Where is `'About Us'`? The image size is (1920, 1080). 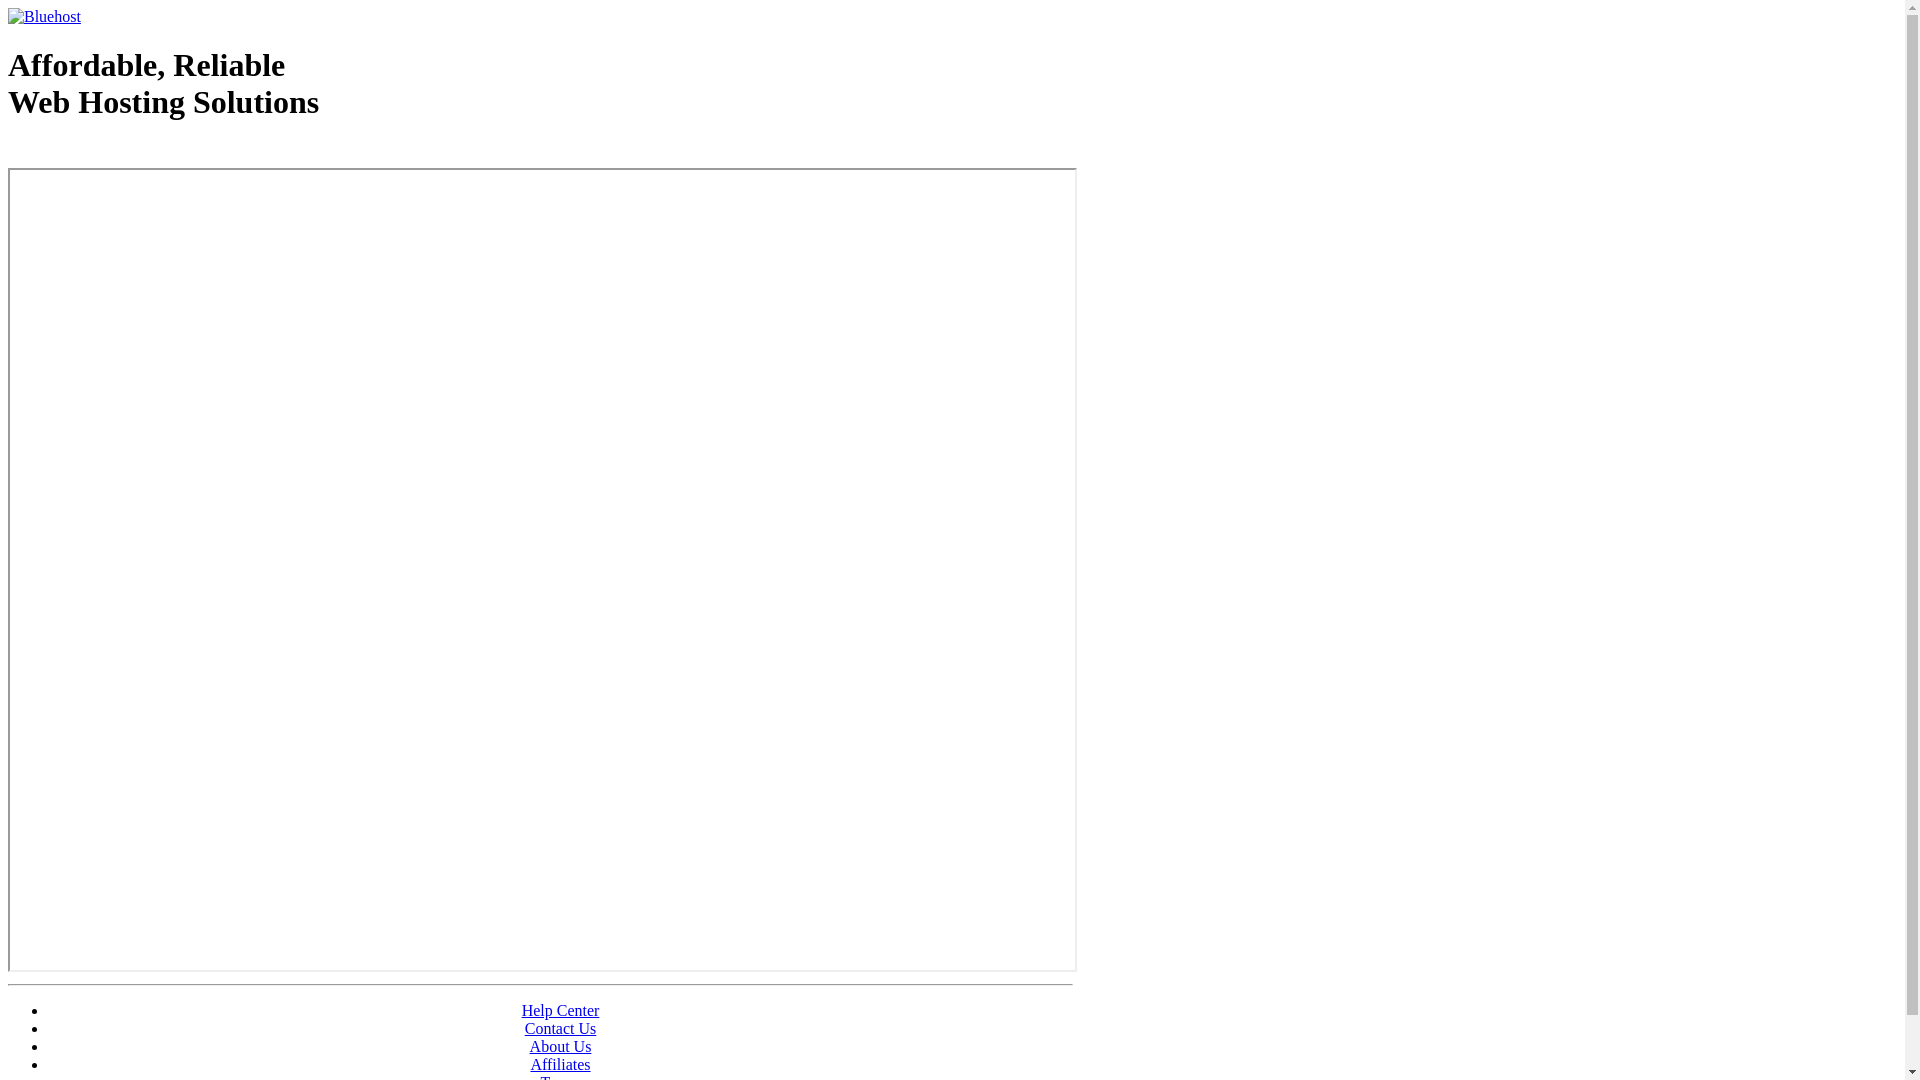
'About Us' is located at coordinates (560, 1045).